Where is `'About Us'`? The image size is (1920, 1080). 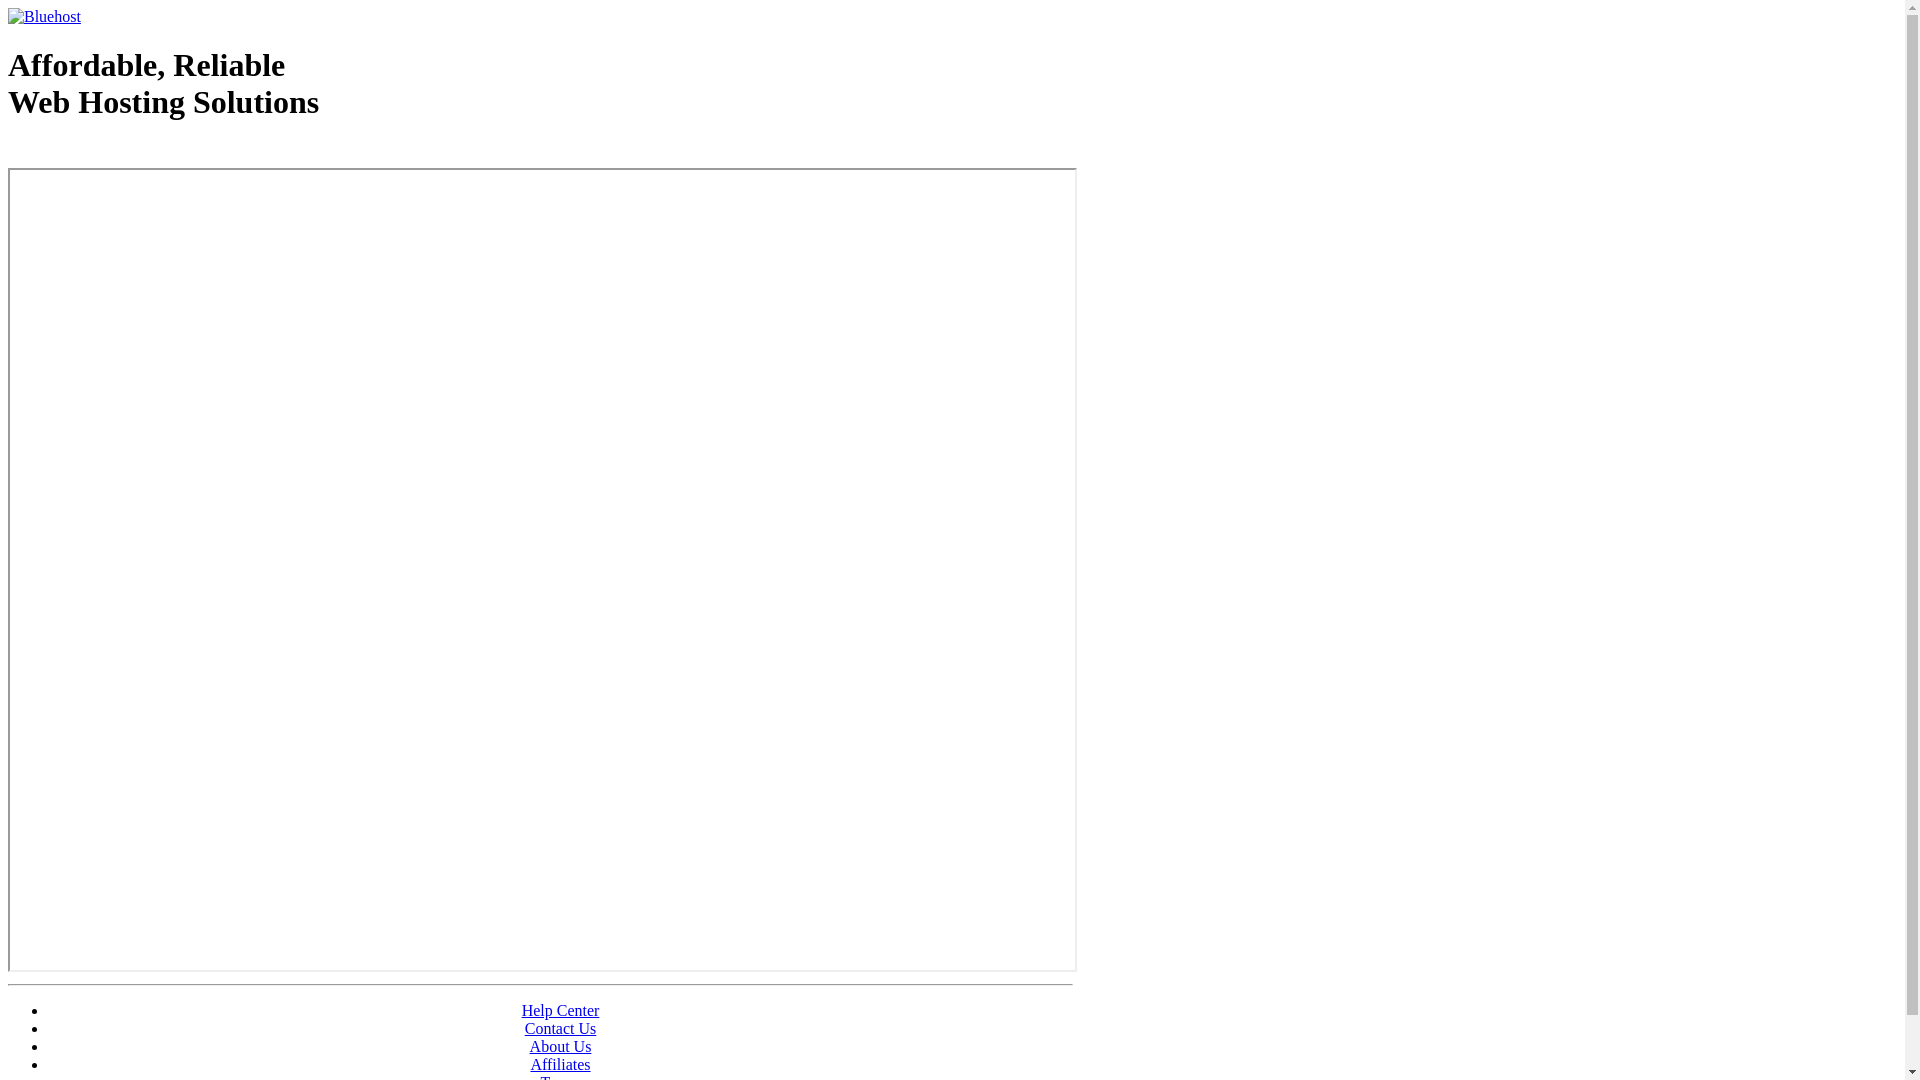
'About Us' is located at coordinates (560, 1045).